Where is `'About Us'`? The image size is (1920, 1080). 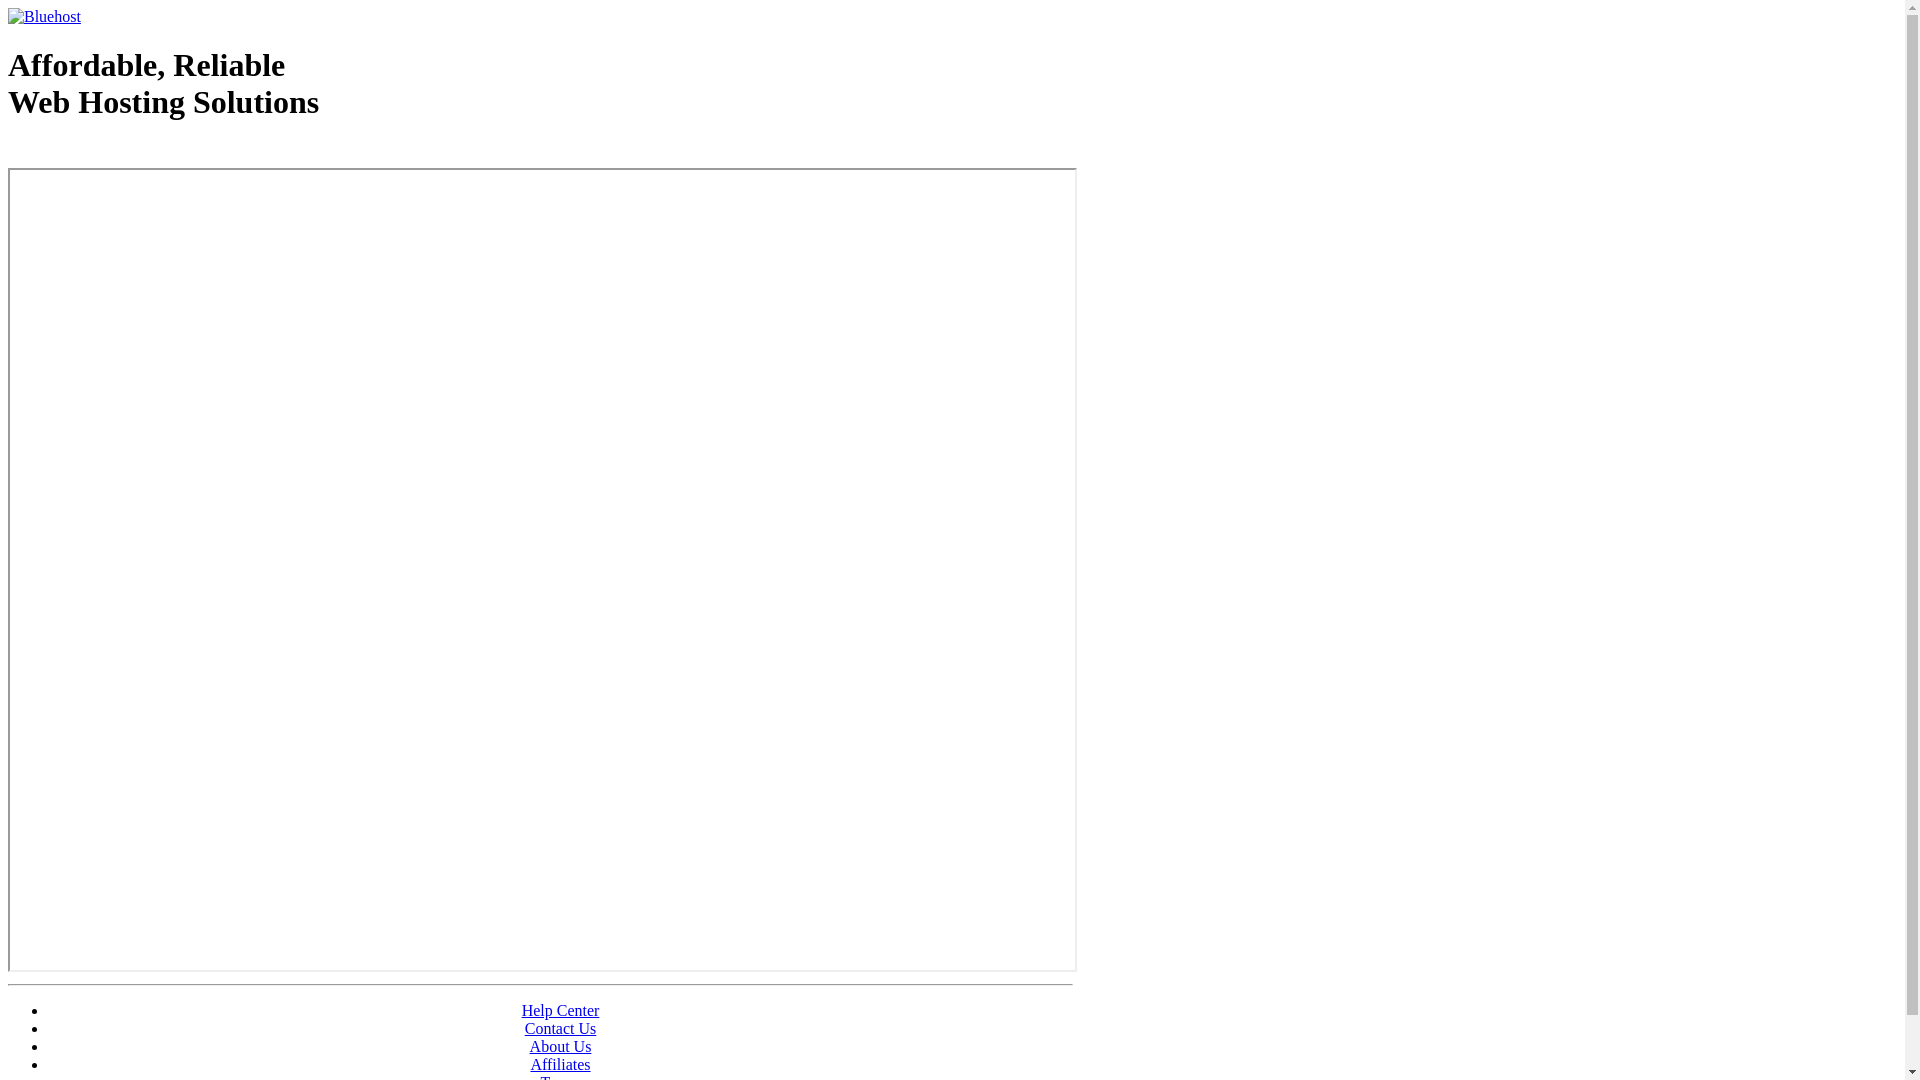
'About Us' is located at coordinates (560, 1045).